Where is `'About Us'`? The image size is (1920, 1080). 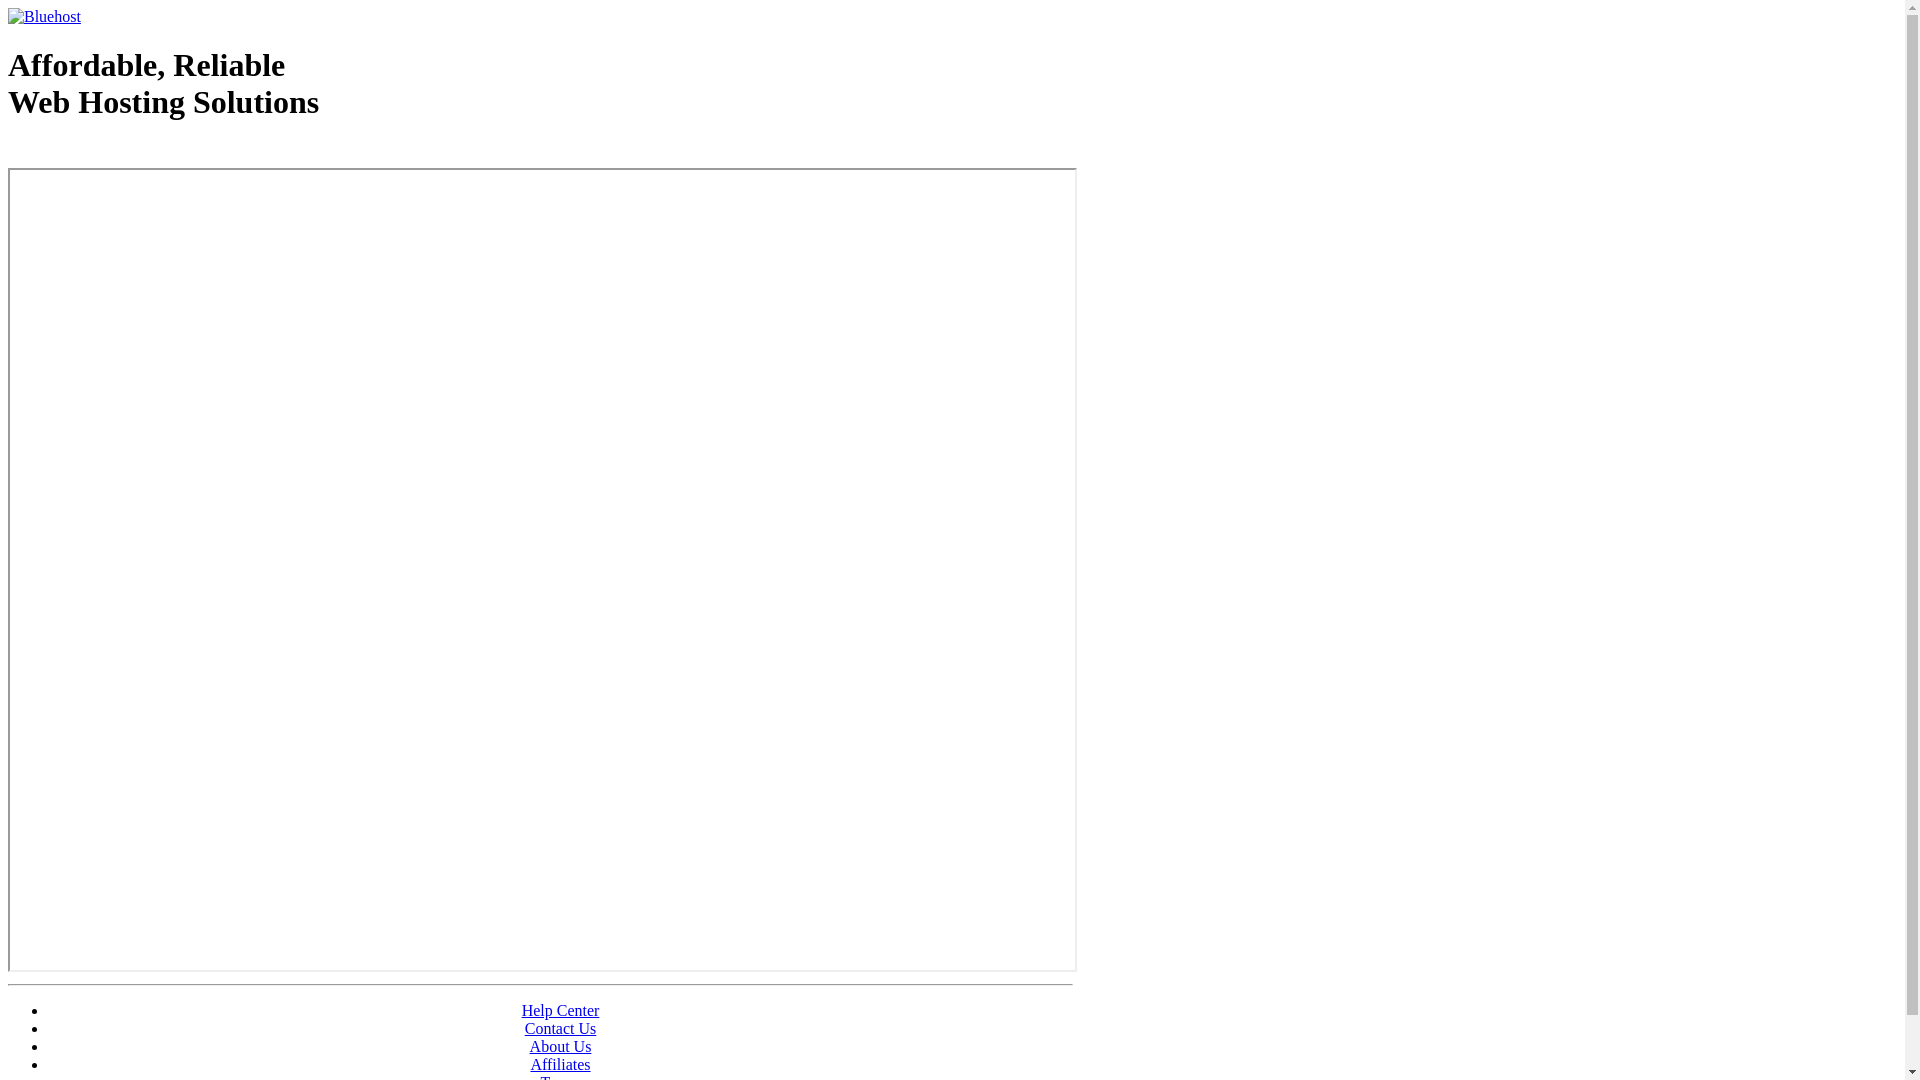
'About Us' is located at coordinates (560, 1045).